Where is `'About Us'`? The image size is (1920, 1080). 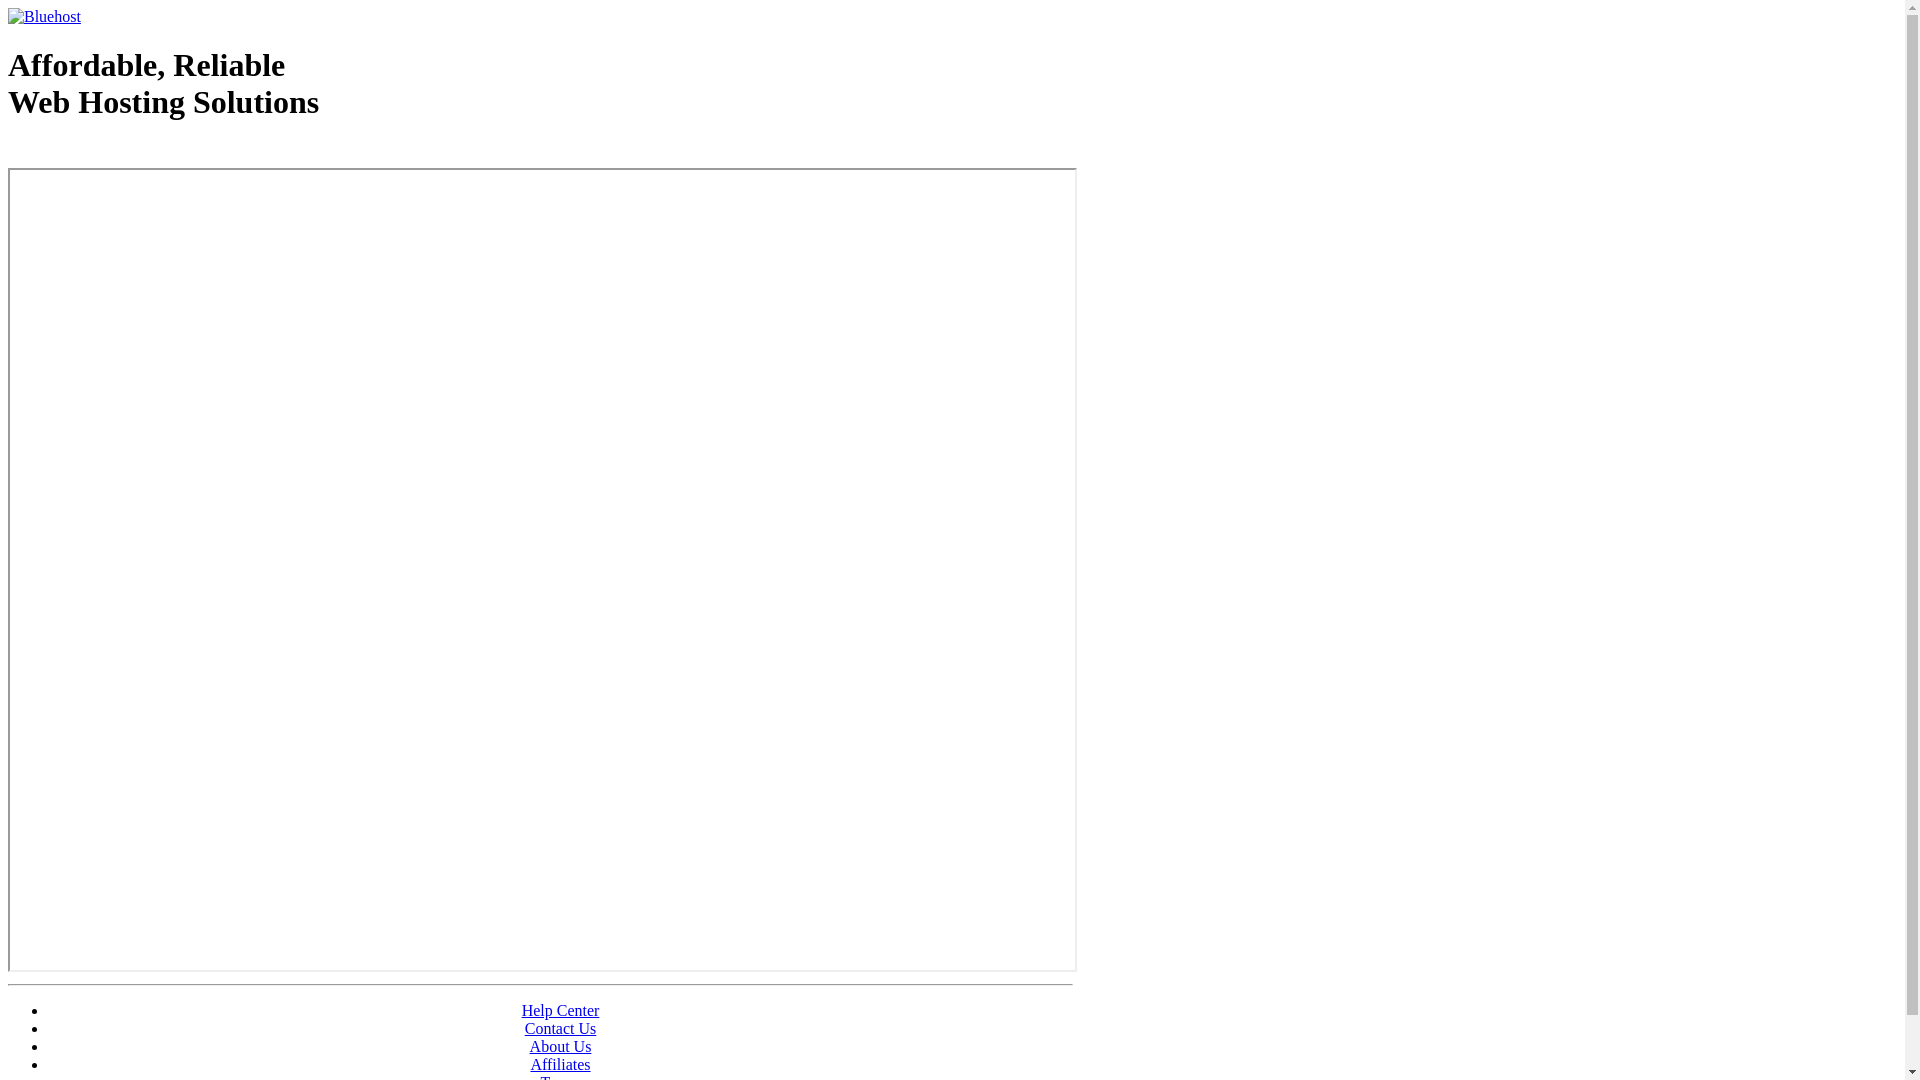
'About Us' is located at coordinates (560, 1045).